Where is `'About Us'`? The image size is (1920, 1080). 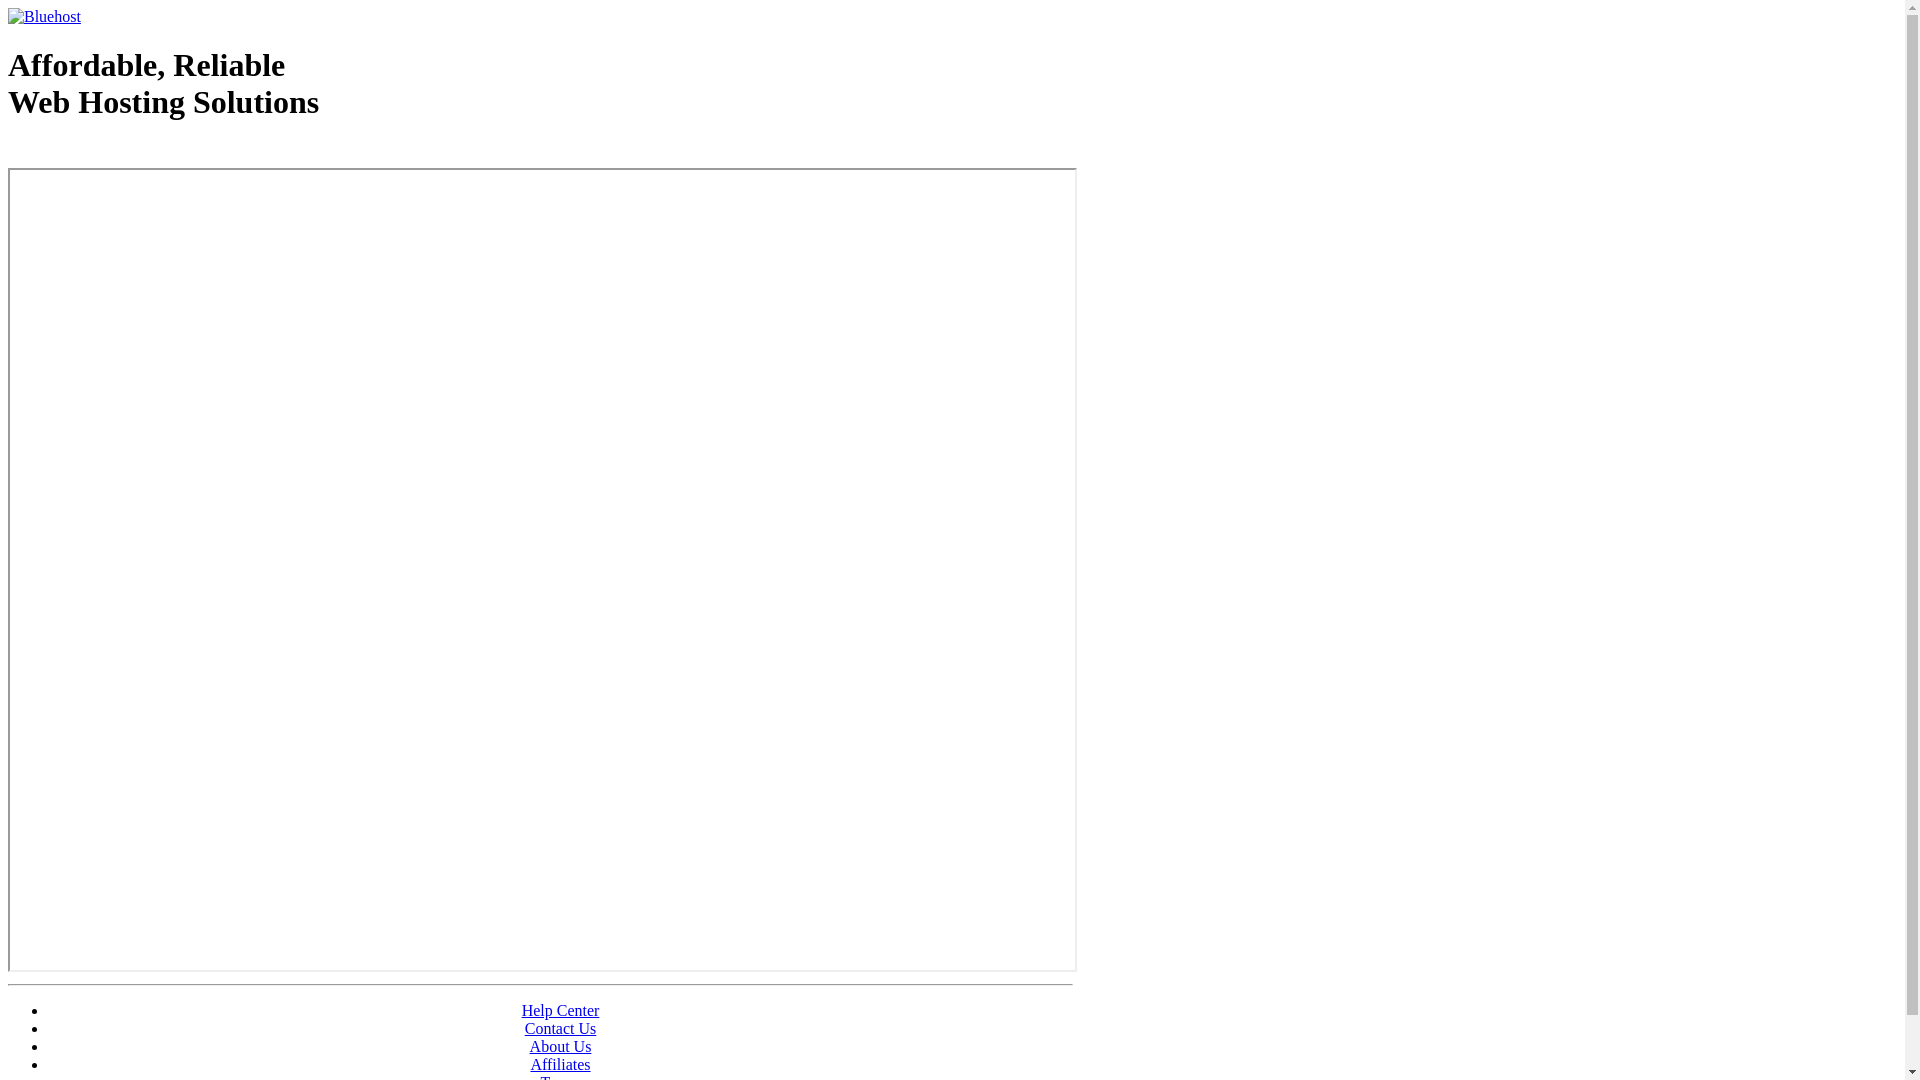
'About Us' is located at coordinates (560, 1045).